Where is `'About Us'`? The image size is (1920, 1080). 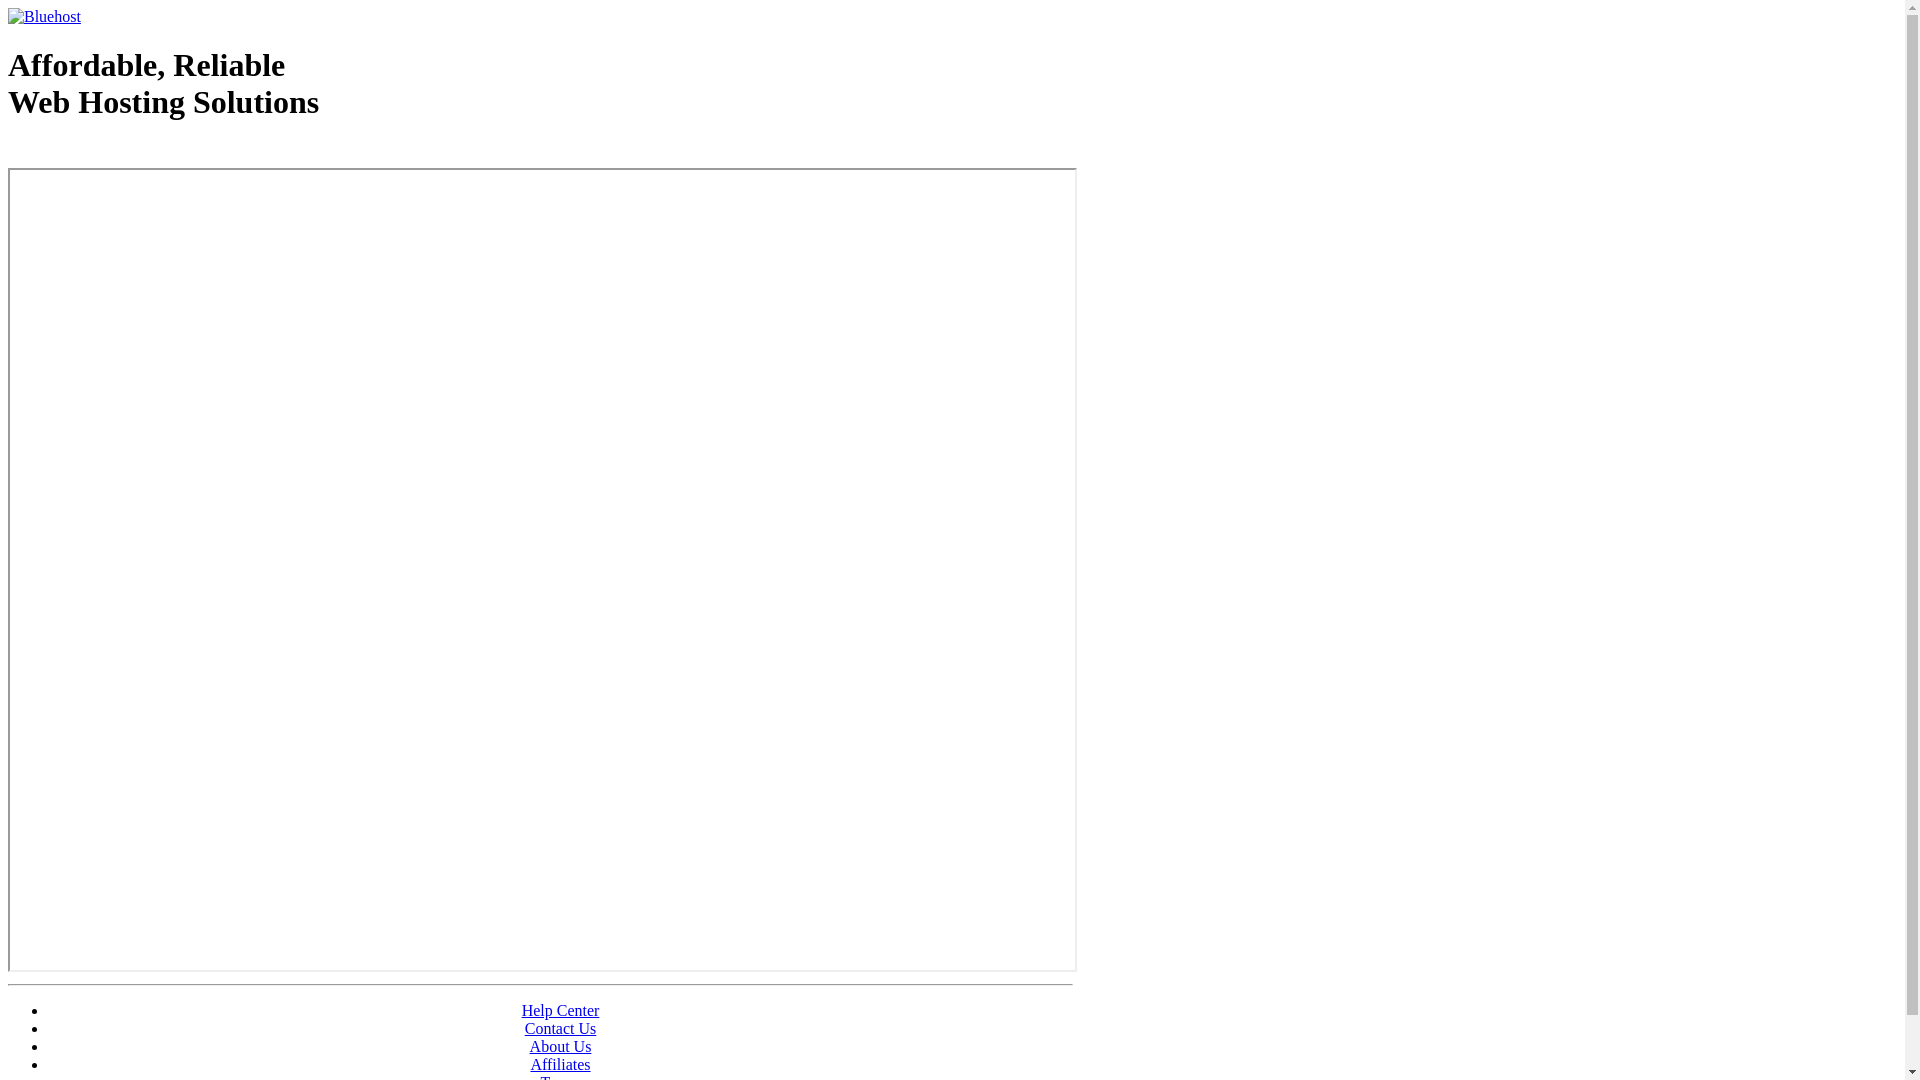
'About Us' is located at coordinates (560, 1045).